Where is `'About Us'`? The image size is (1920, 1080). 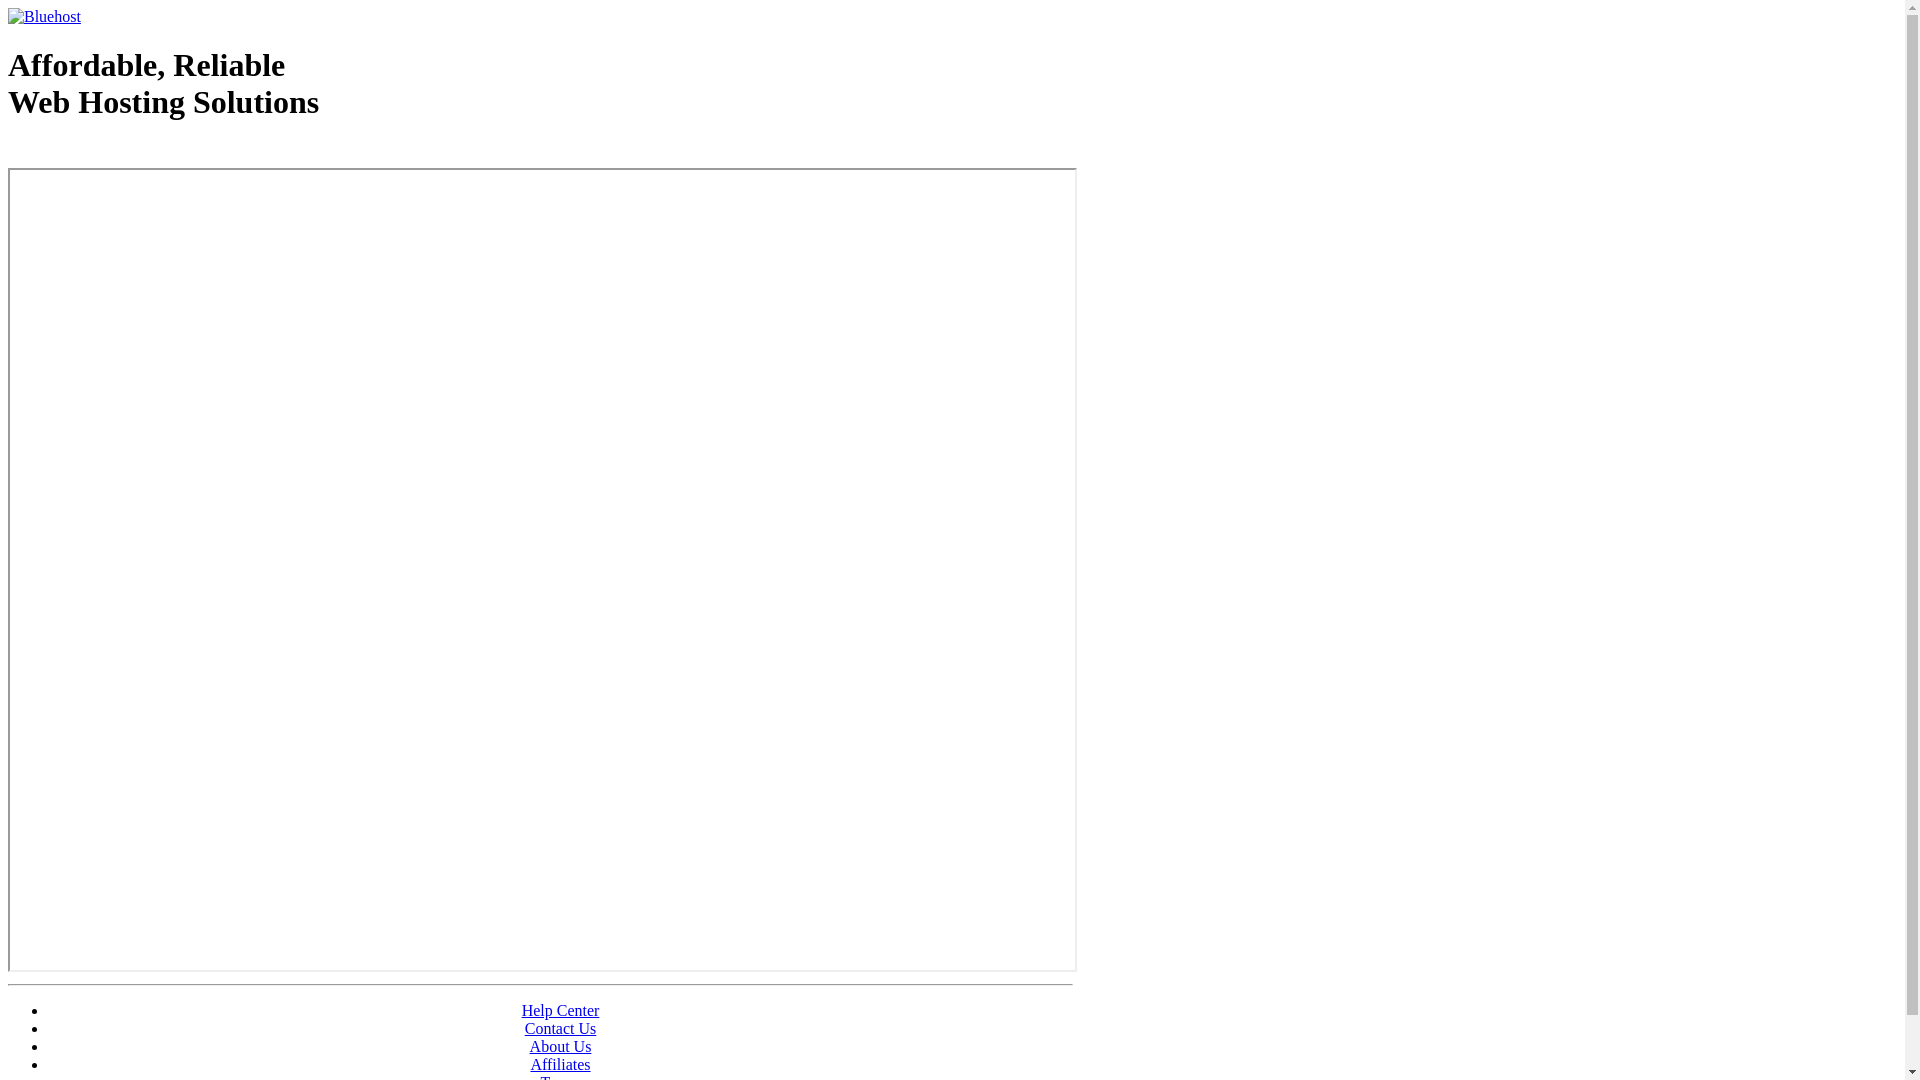
'About Us' is located at coordinates (560, 1045).